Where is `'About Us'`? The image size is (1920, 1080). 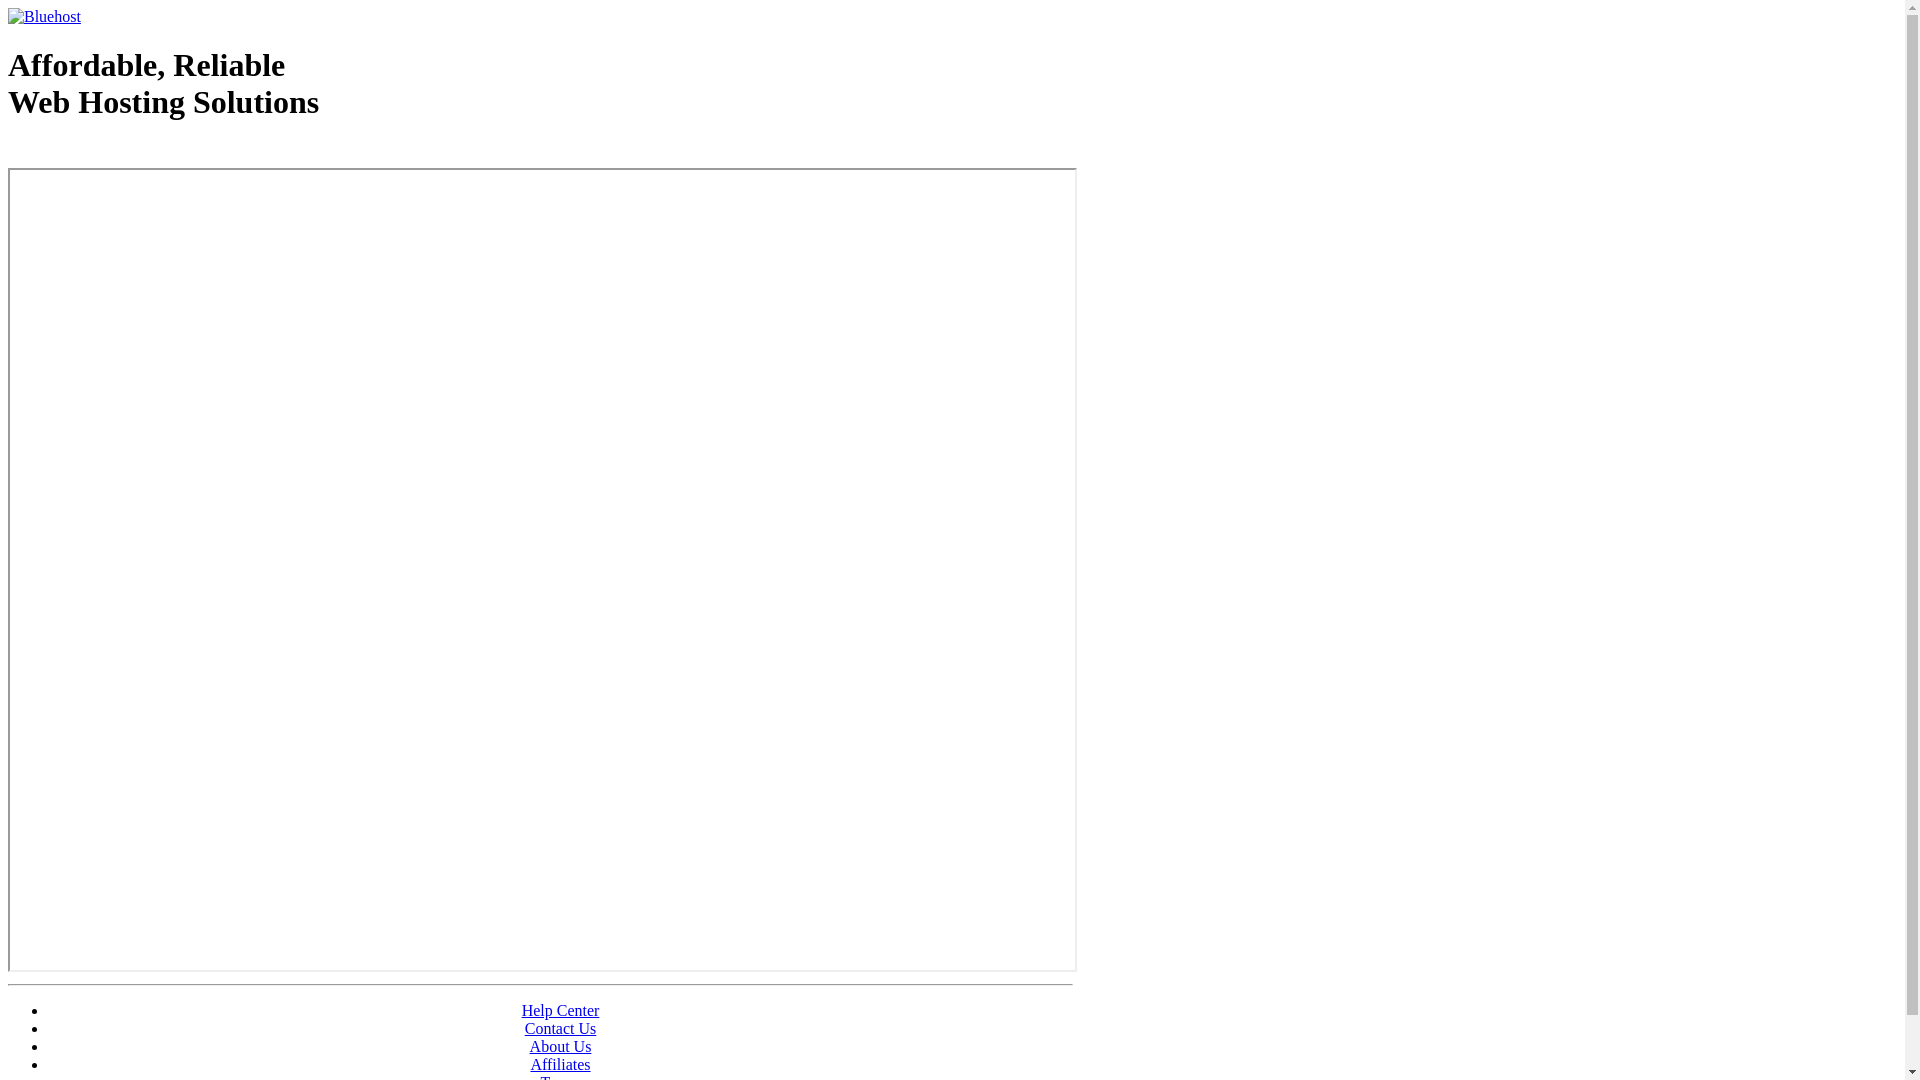
'About Us' is located at coordinates (560, 1045).